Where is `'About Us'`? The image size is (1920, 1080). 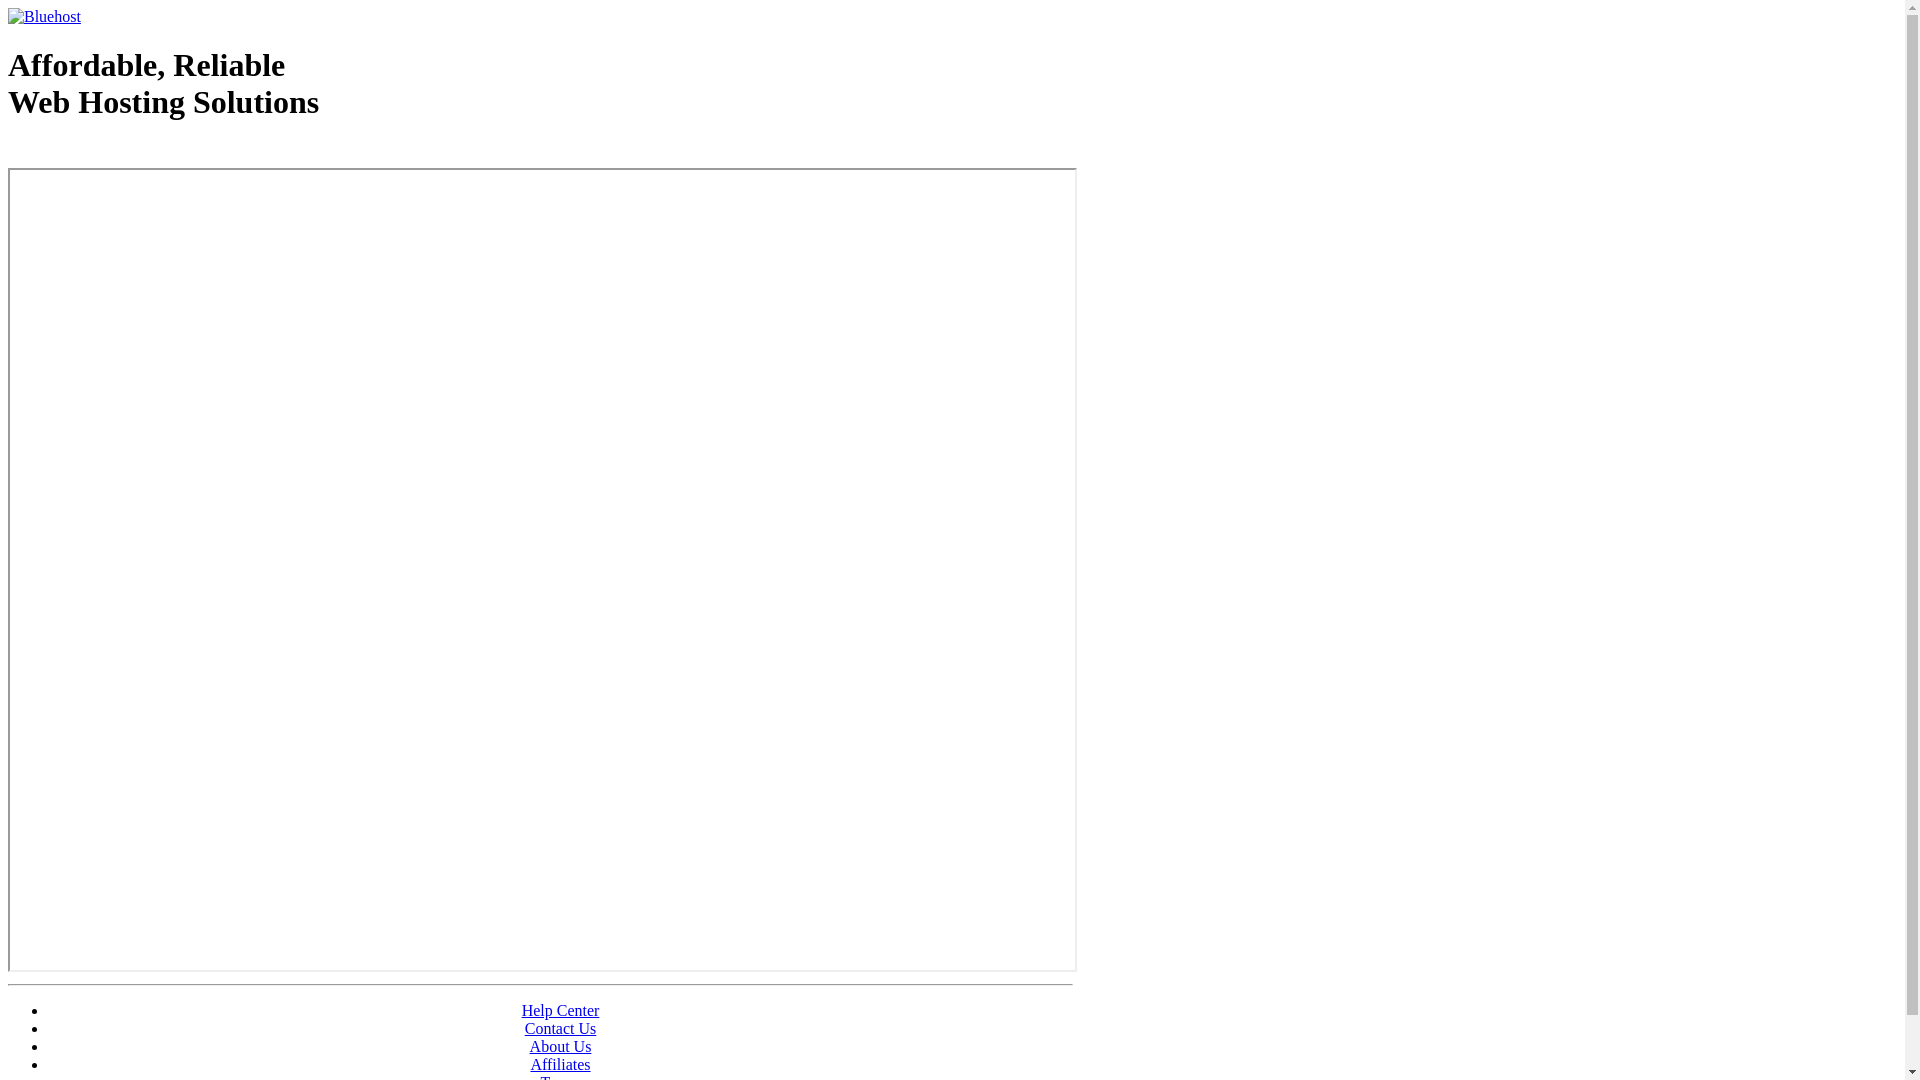
'About Us' is located at coordinates (560, 1045).